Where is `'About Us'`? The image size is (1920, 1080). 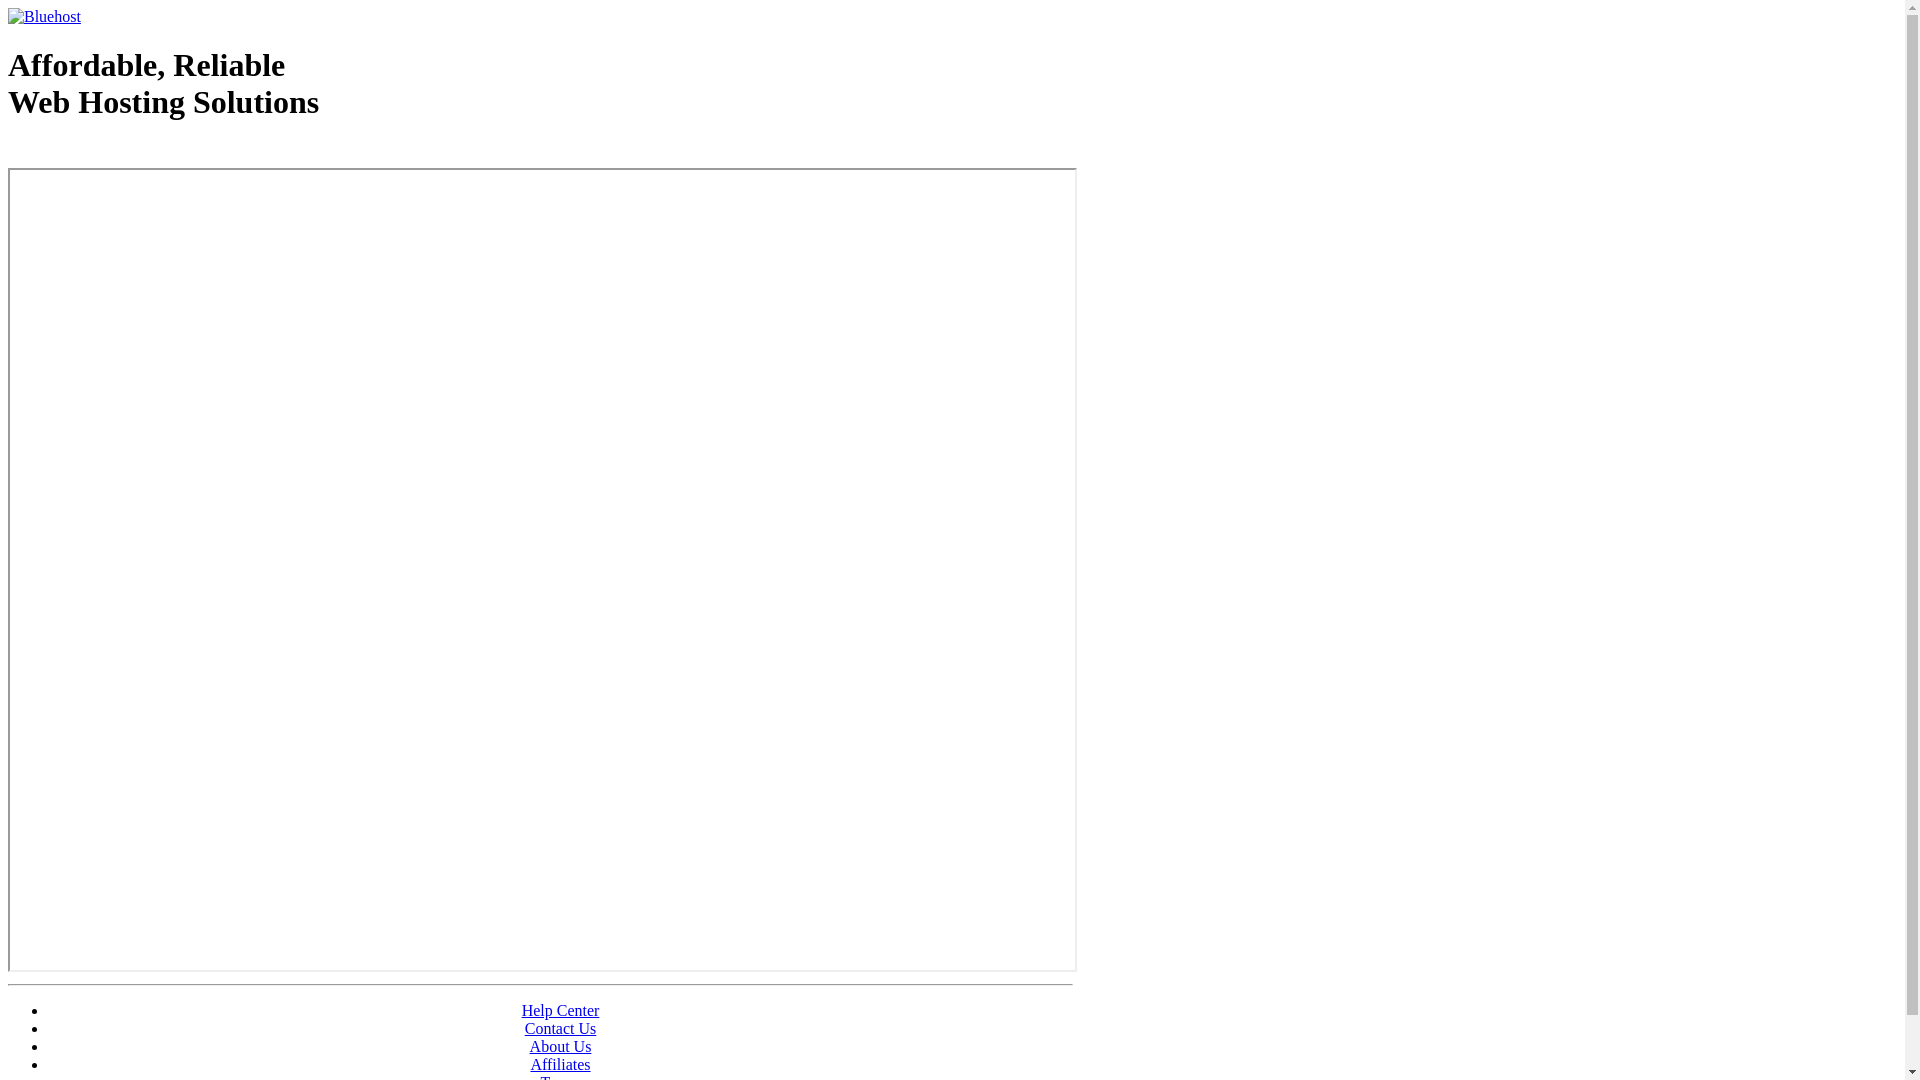
'About Us' is located at coordinates (560, 1045).